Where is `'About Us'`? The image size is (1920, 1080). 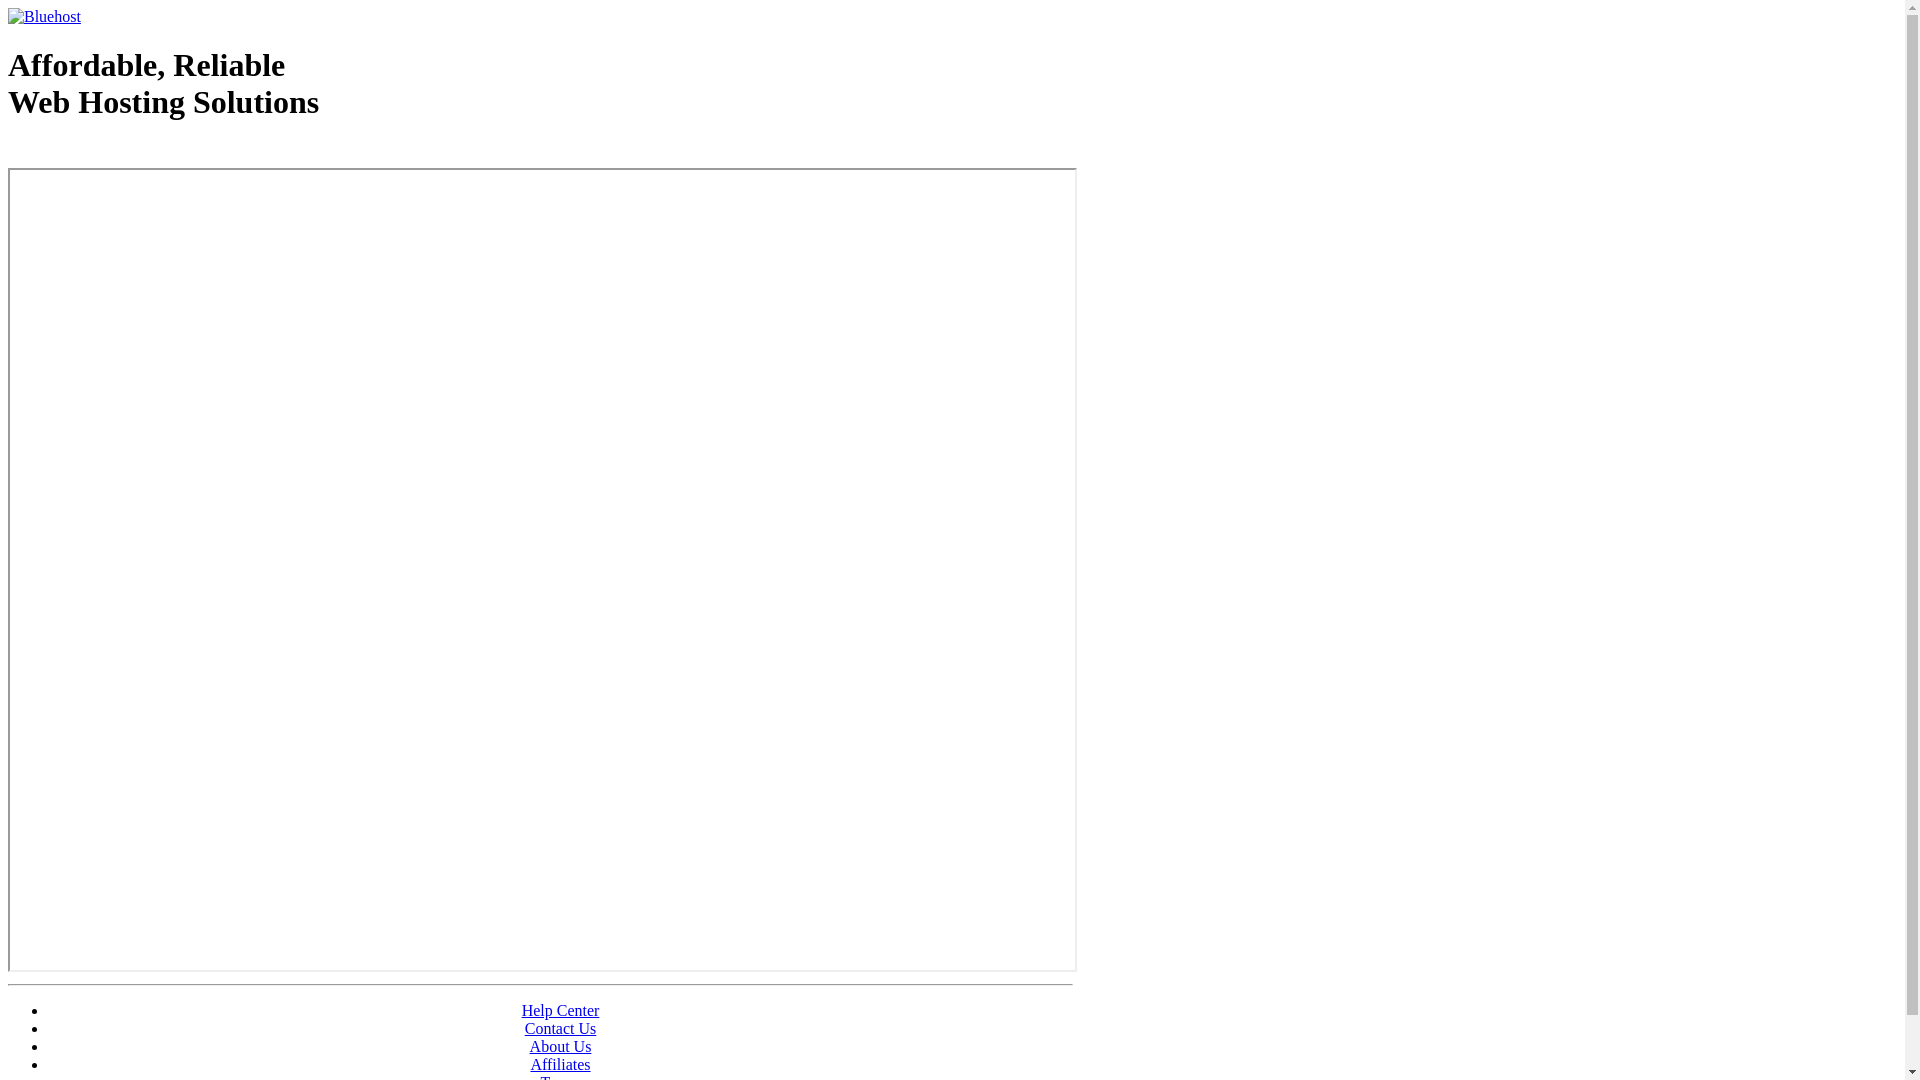
'About Us' is located at coordinates (560, 1045).